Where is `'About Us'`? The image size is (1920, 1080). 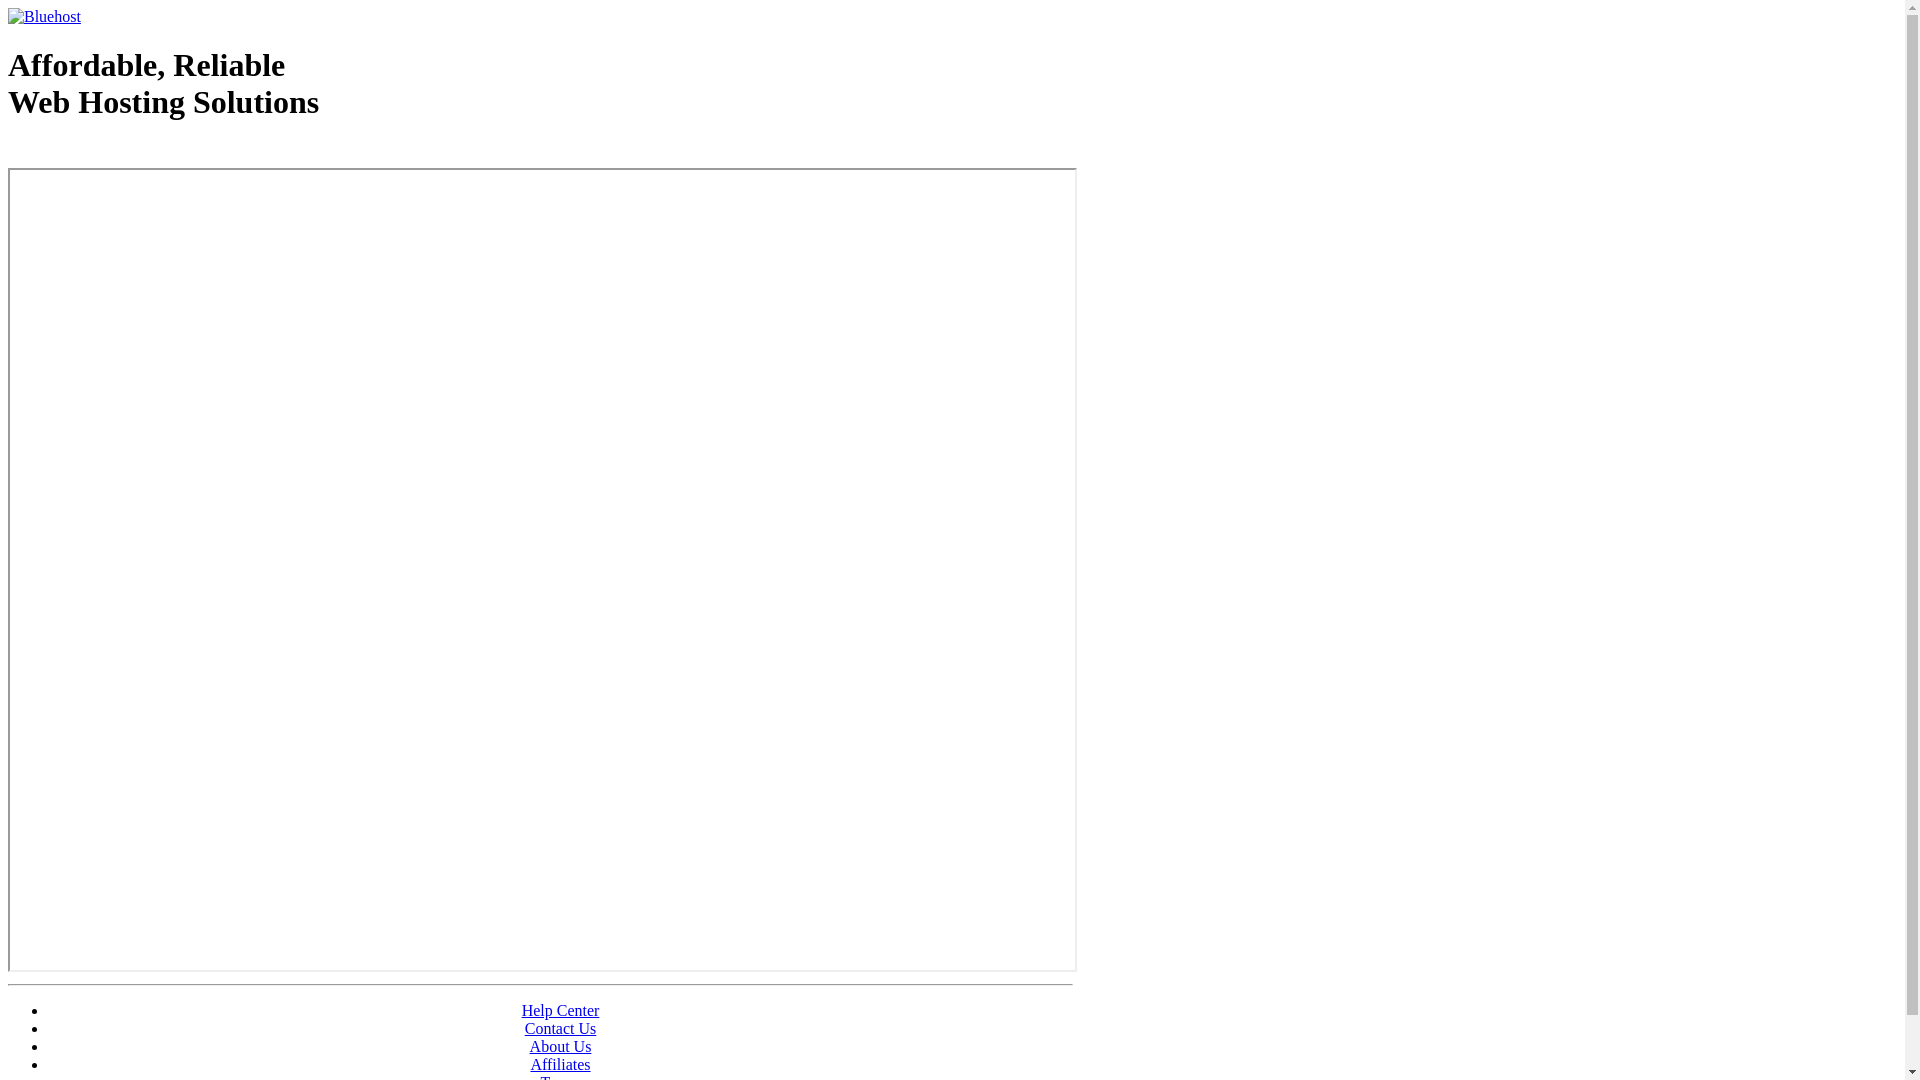
'About Us' is located at coordinates (560, 1045).